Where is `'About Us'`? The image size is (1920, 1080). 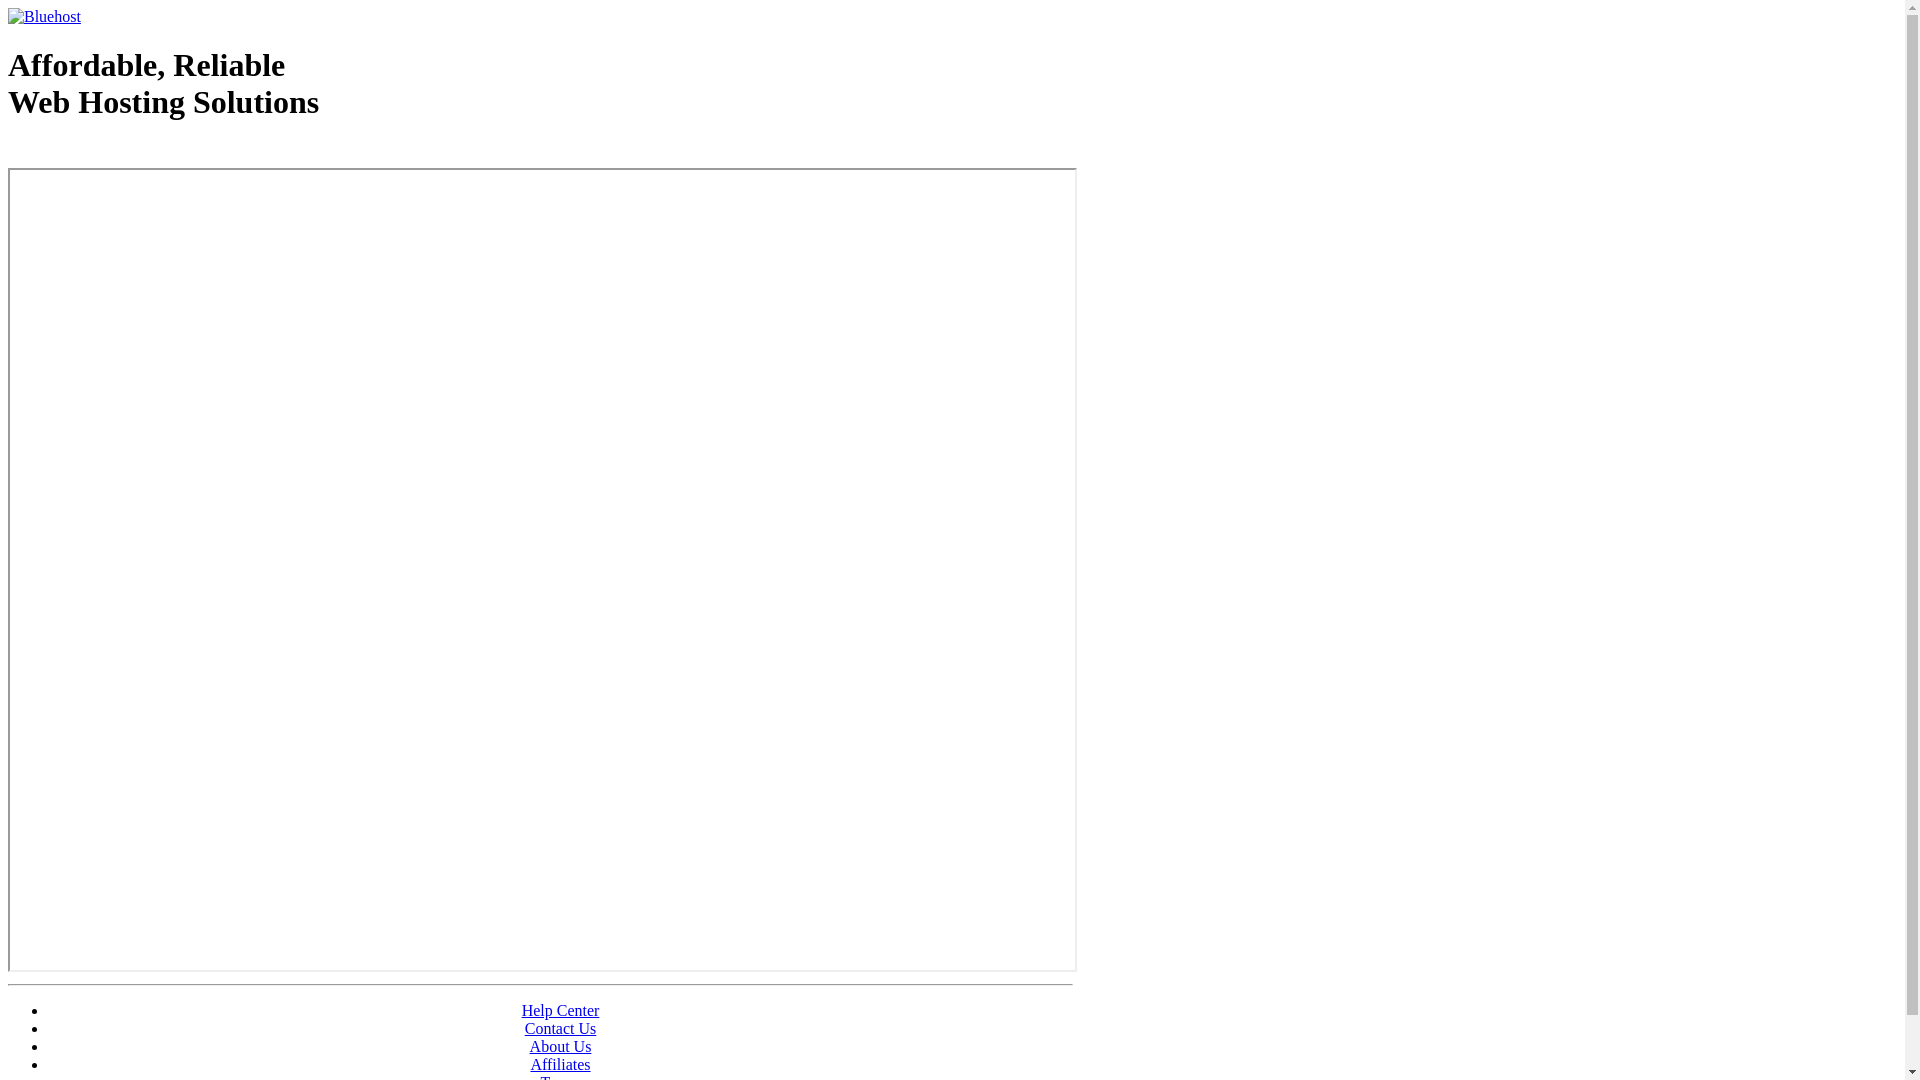
'About Us' is located at coordinates (560, 1045).